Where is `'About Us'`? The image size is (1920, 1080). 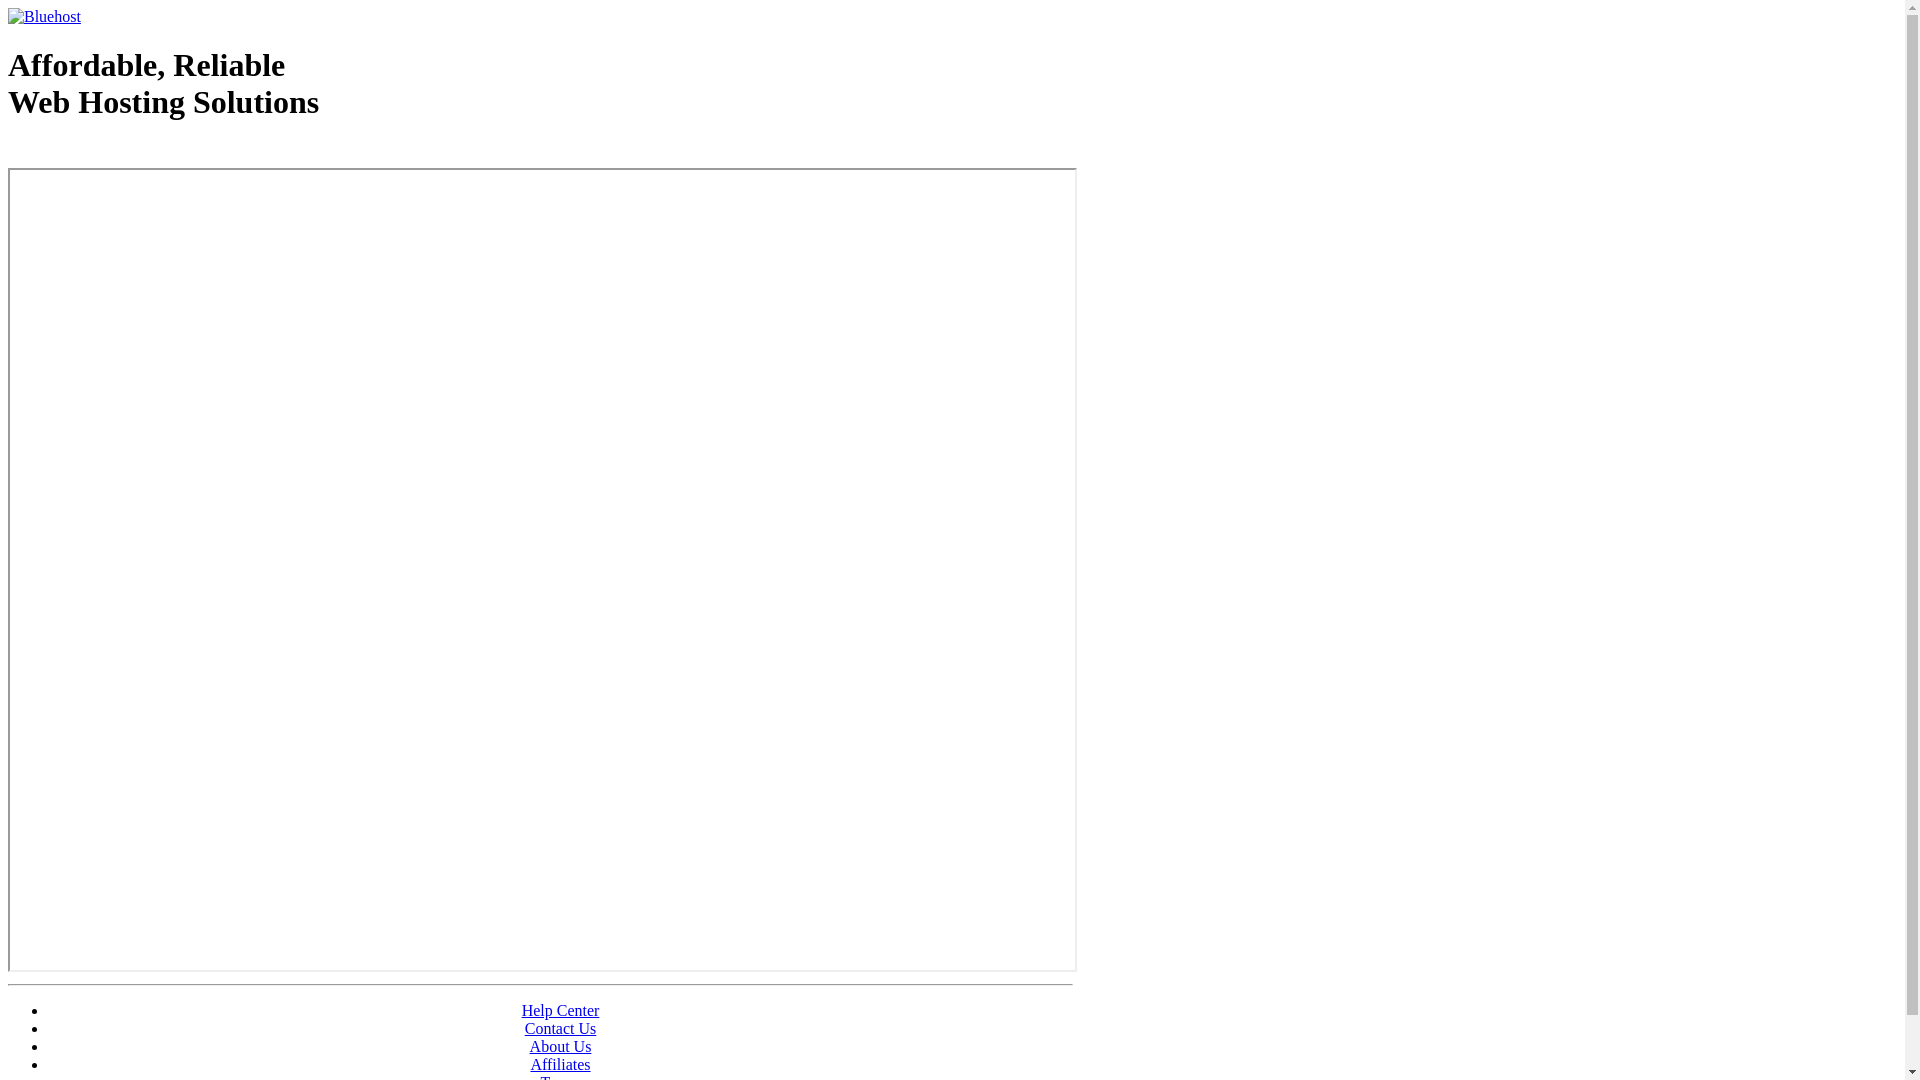
'About Us' is located at coordinates (560, 1045).